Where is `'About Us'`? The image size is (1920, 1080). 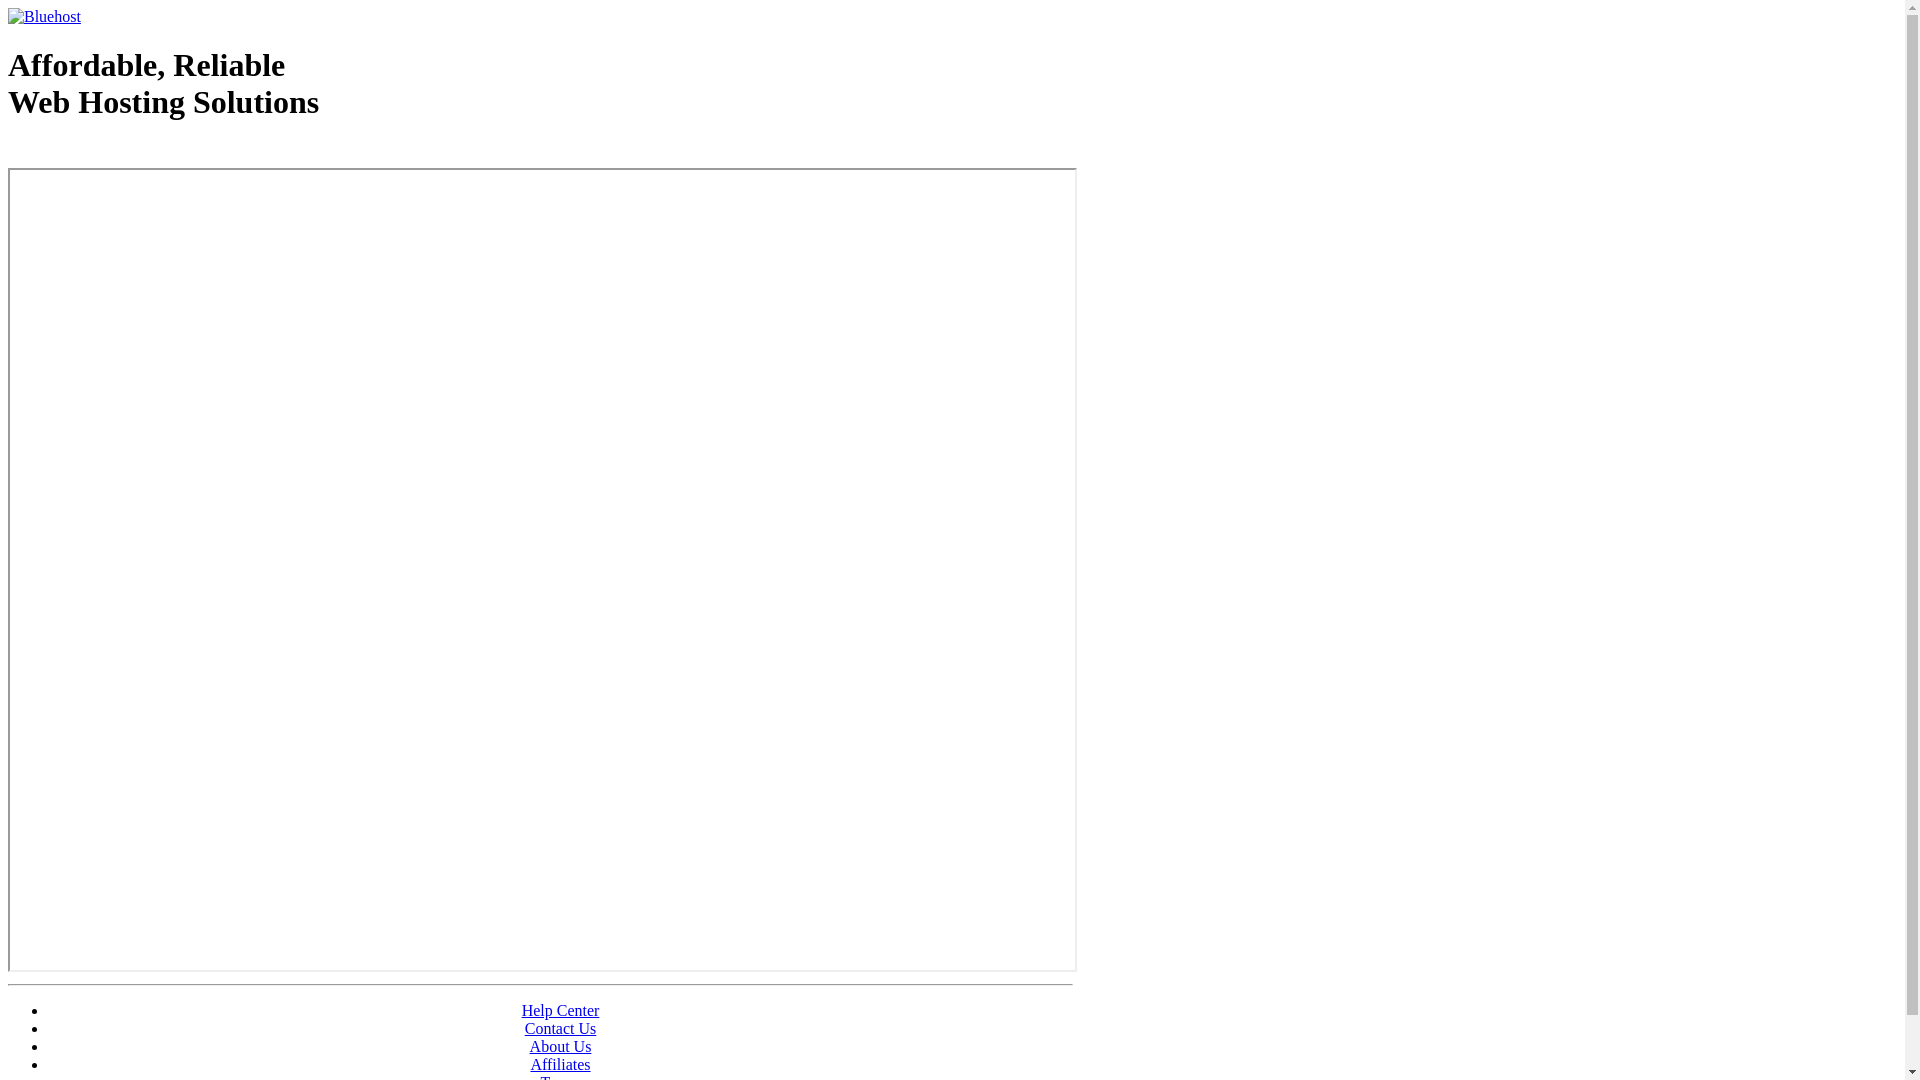
'About Us' is located at coordinates (560, 1045).